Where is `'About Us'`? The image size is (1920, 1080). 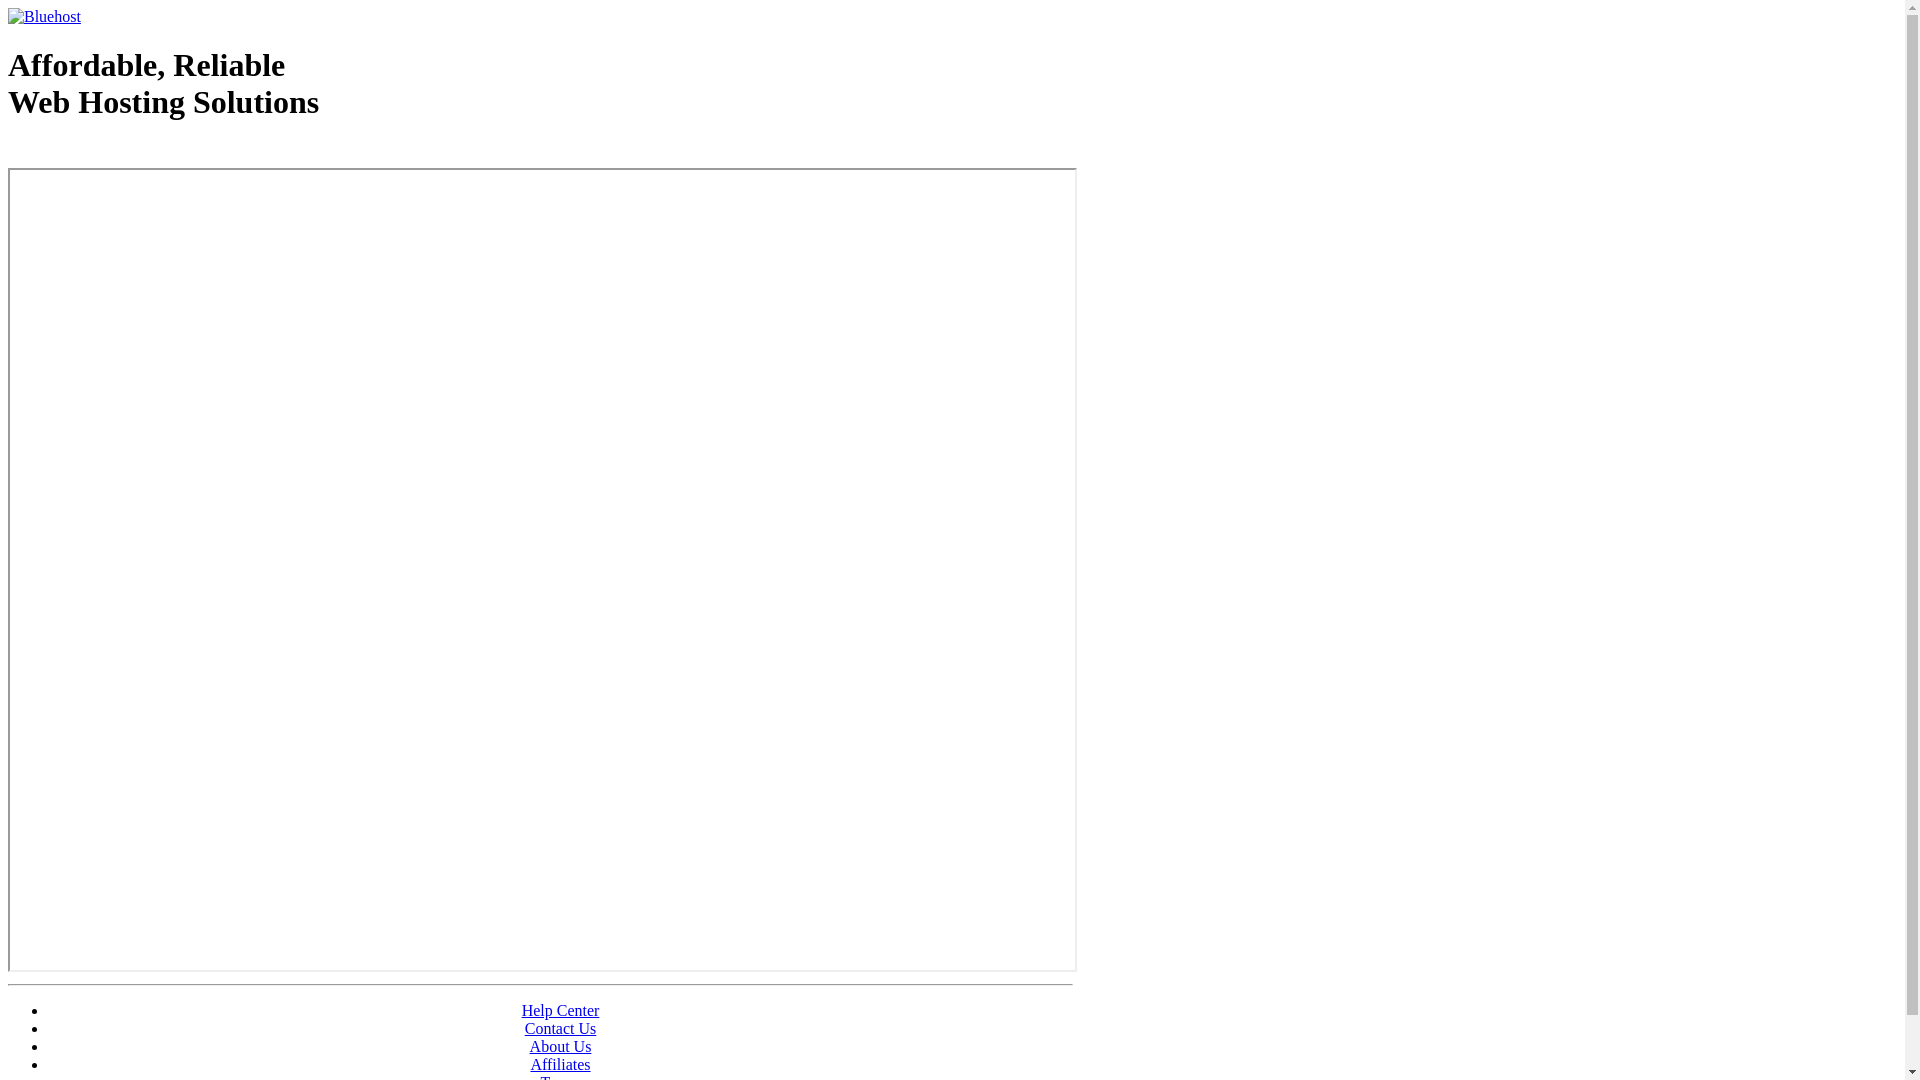
'About Us' is located at coordinates (560, 1045).